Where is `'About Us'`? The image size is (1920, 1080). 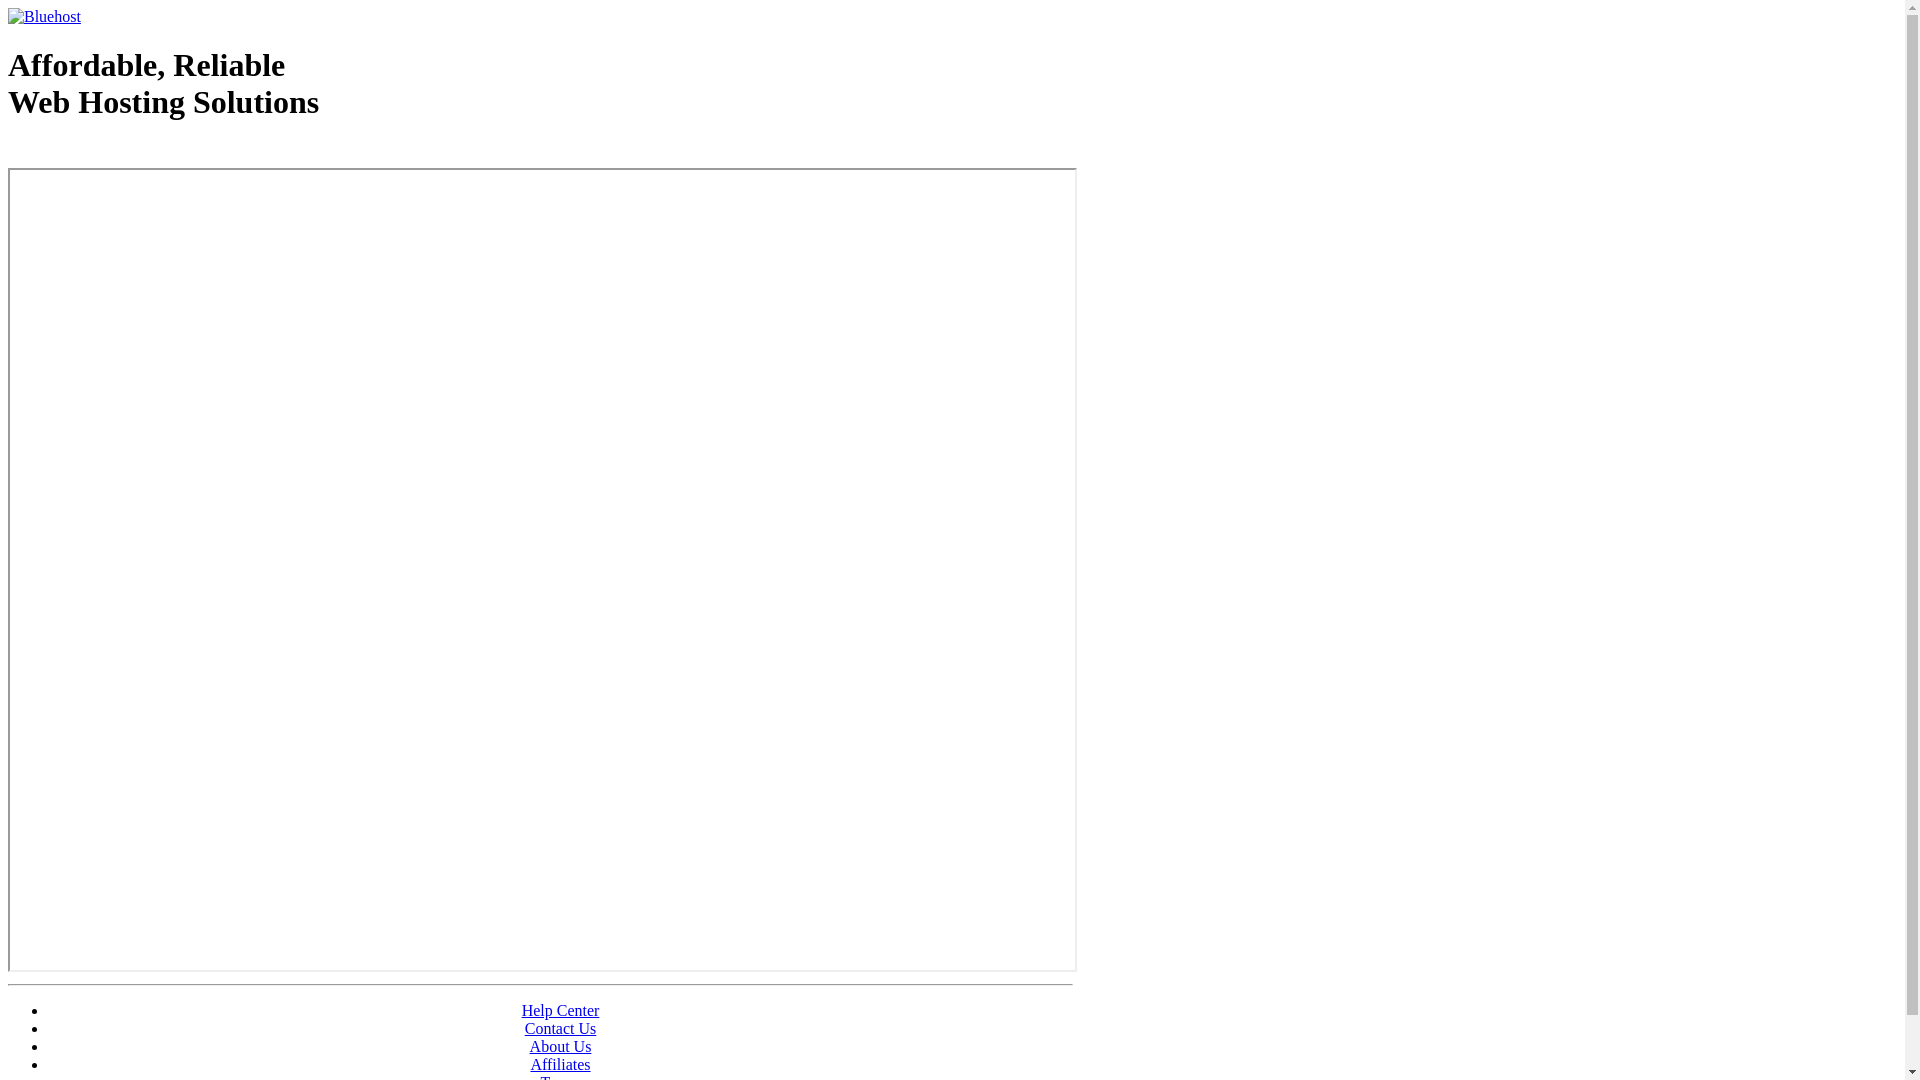
'About Us' is located at coordinates (560, 1045).